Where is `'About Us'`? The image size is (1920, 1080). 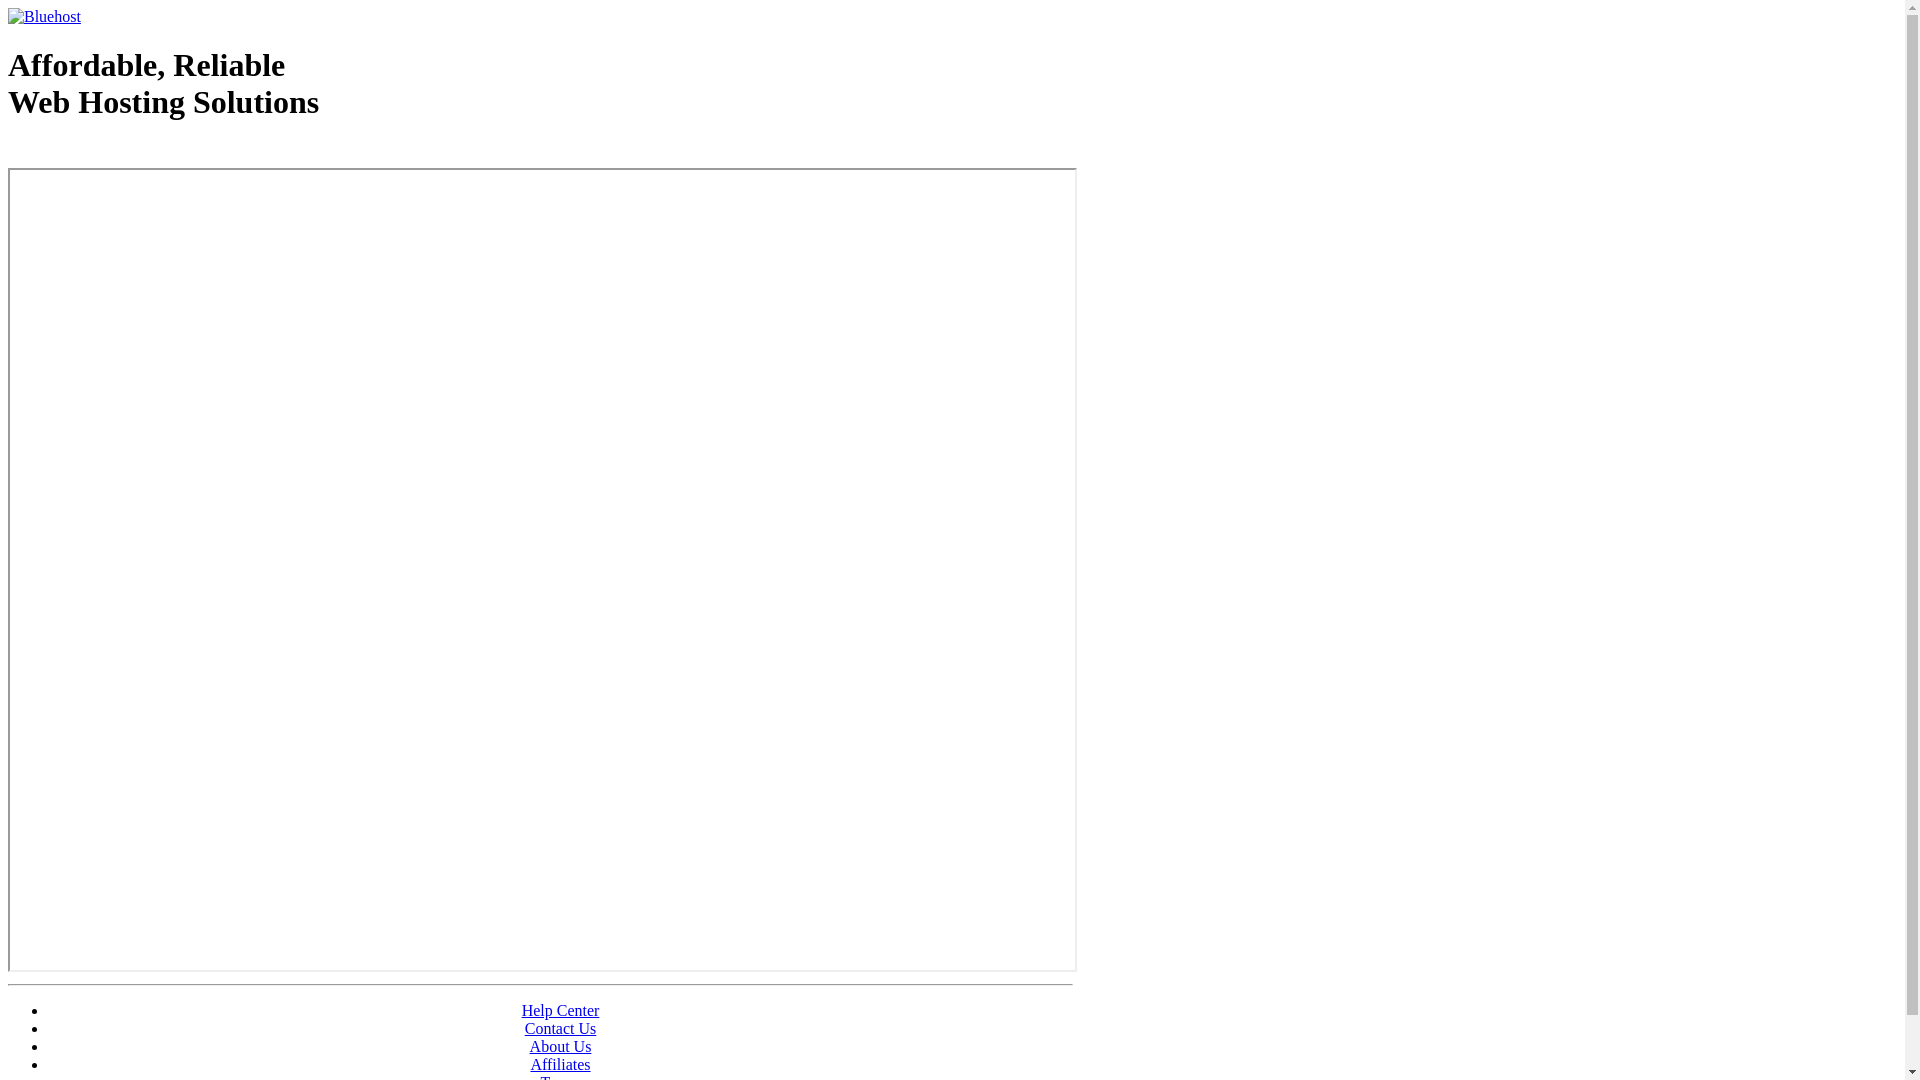
'About Us' is located at coordinates (560, 1045).